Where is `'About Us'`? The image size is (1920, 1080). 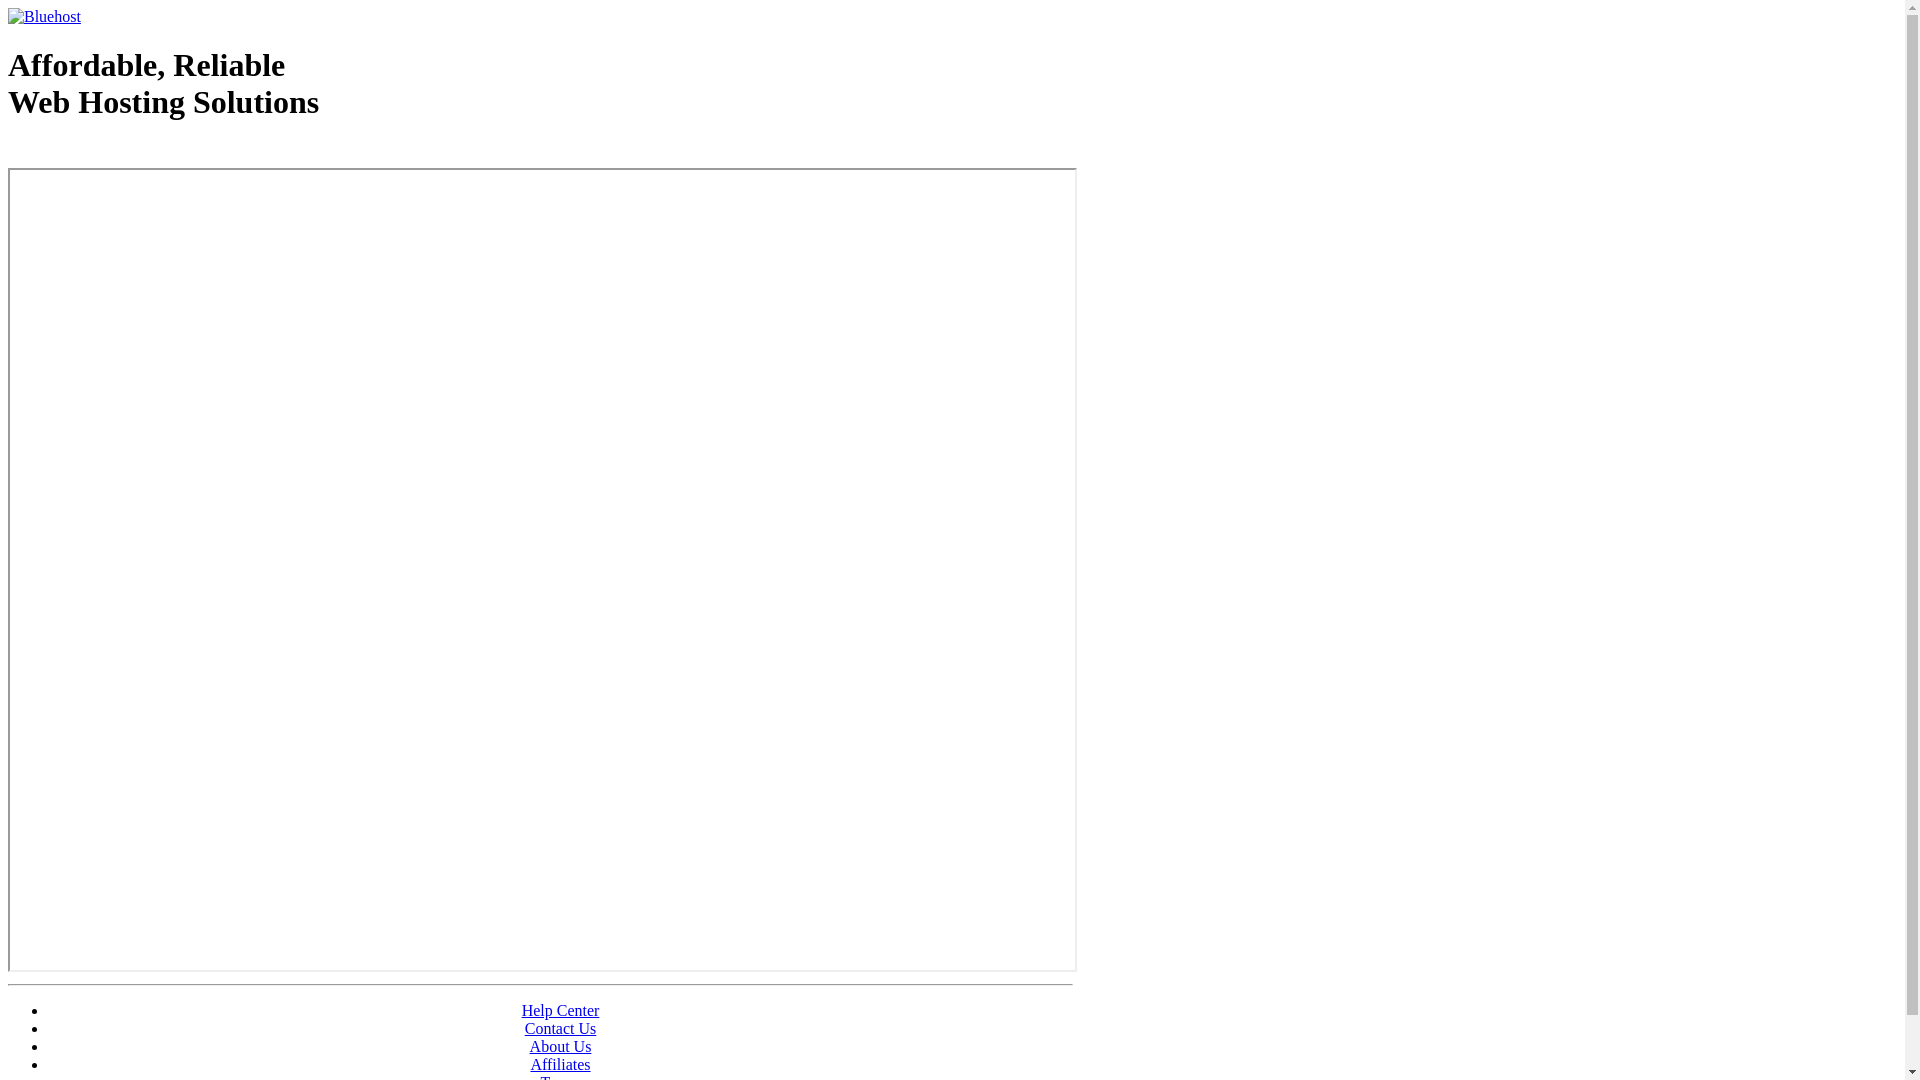
'About Us' is located at coordinates (560, 1045).